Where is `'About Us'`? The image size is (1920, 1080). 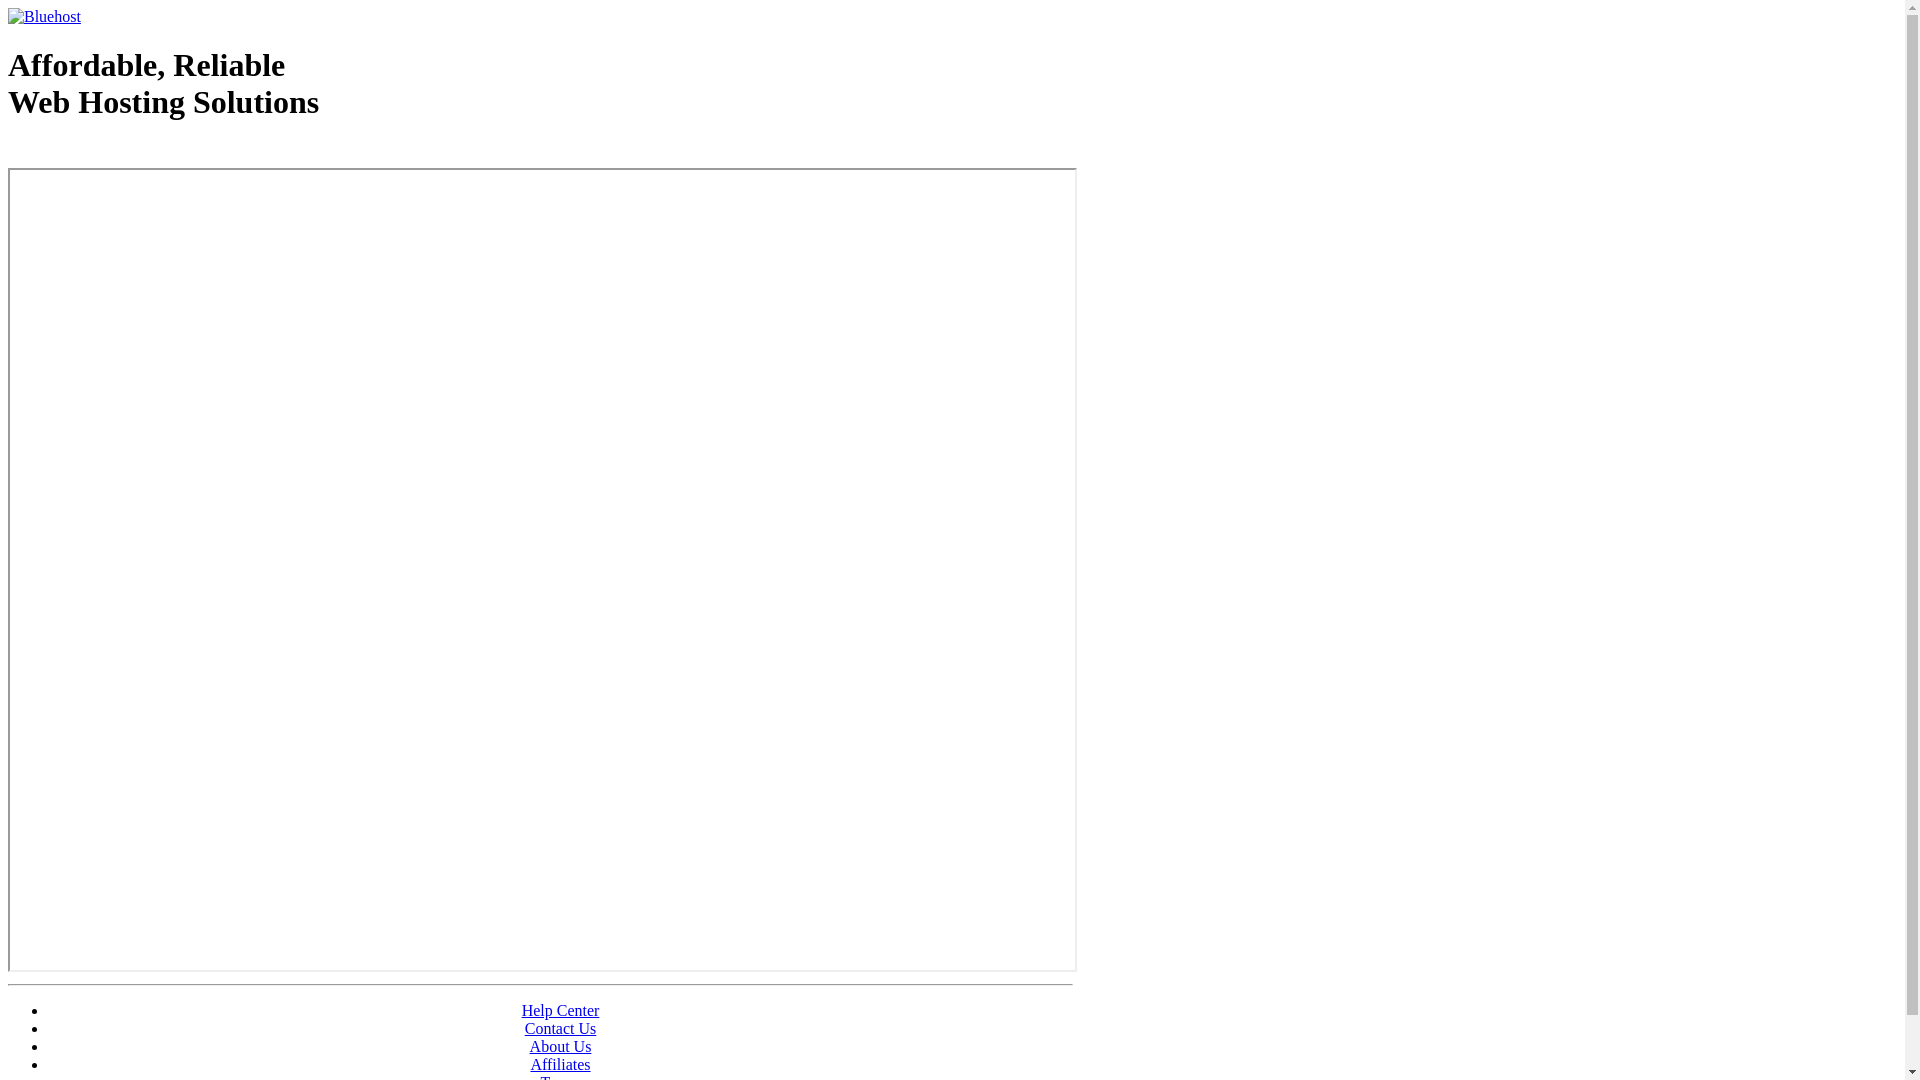
'About Us' is located at coordinates (560, 1045).